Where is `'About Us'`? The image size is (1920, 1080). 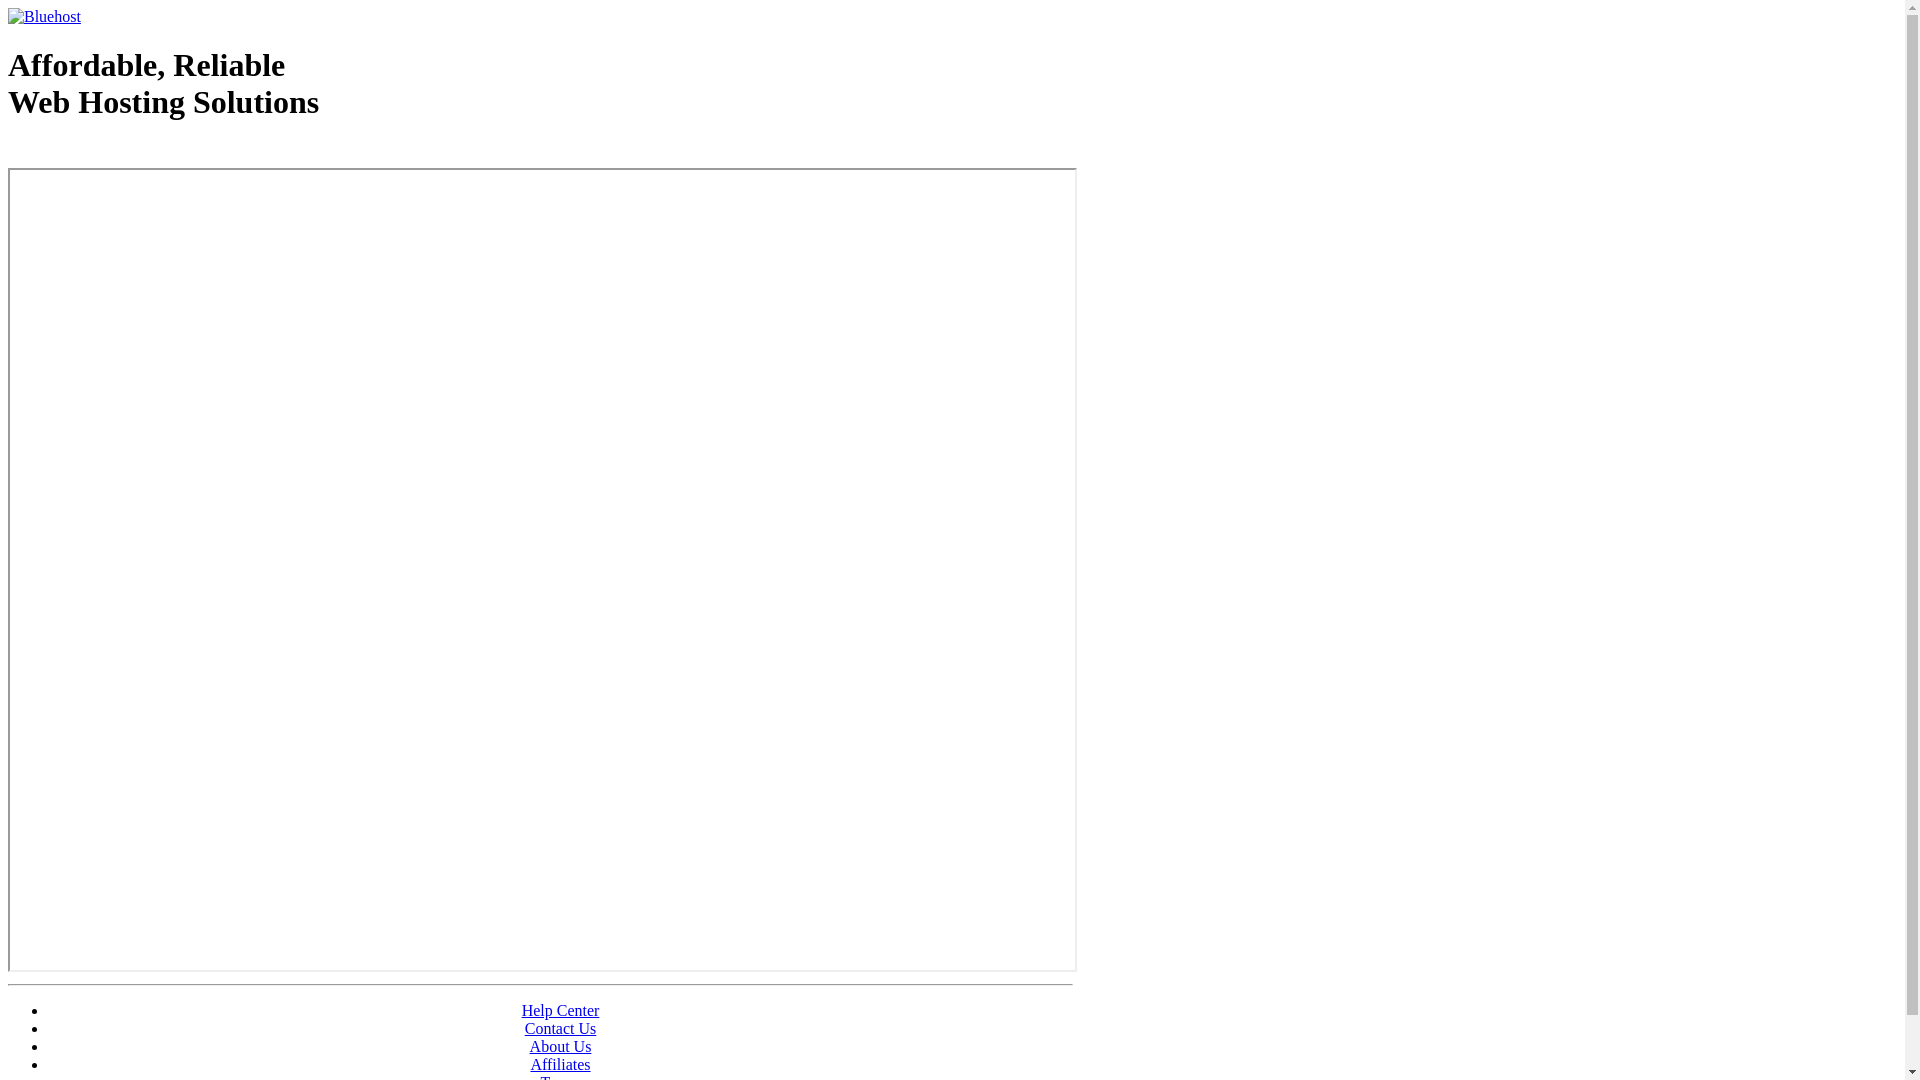
'About Us' is located at coordinates (560, 1045).